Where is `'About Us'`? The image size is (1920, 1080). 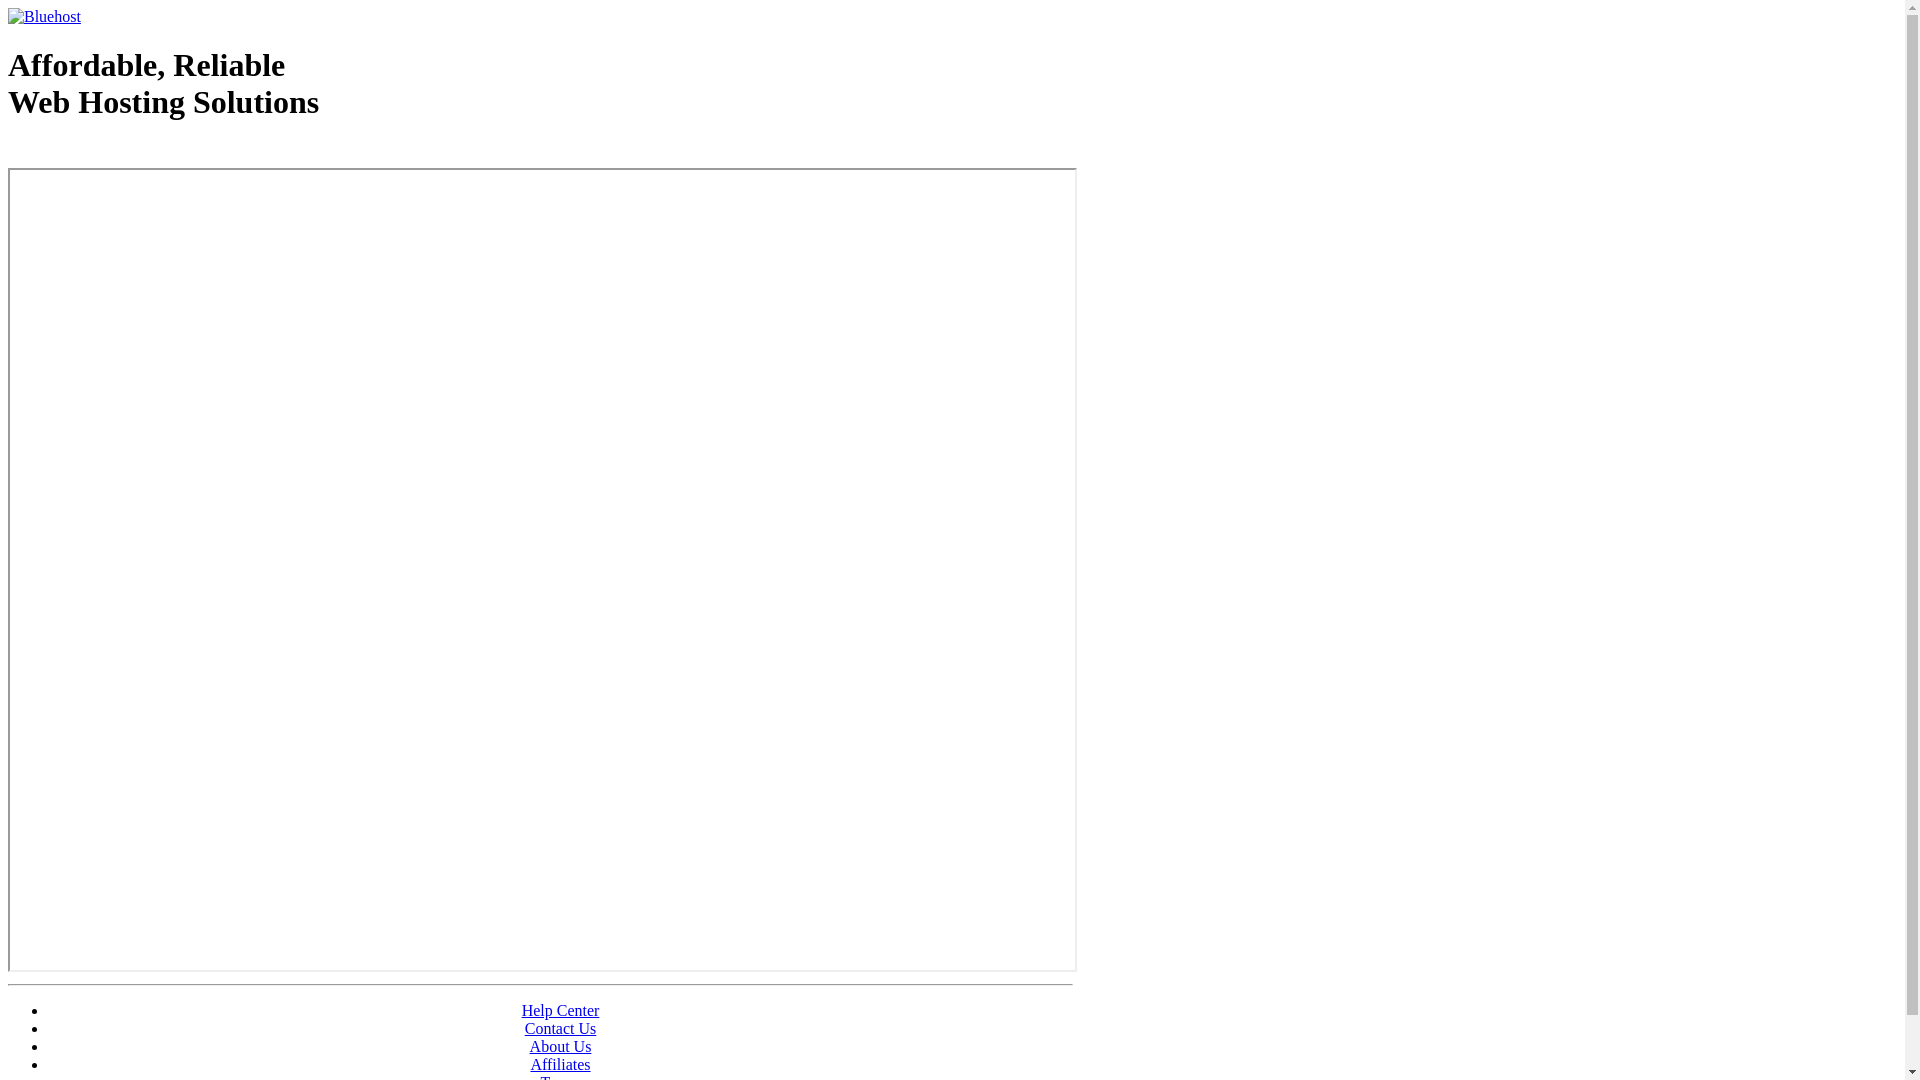
'About Us' is located at coordinates (560, 1045).